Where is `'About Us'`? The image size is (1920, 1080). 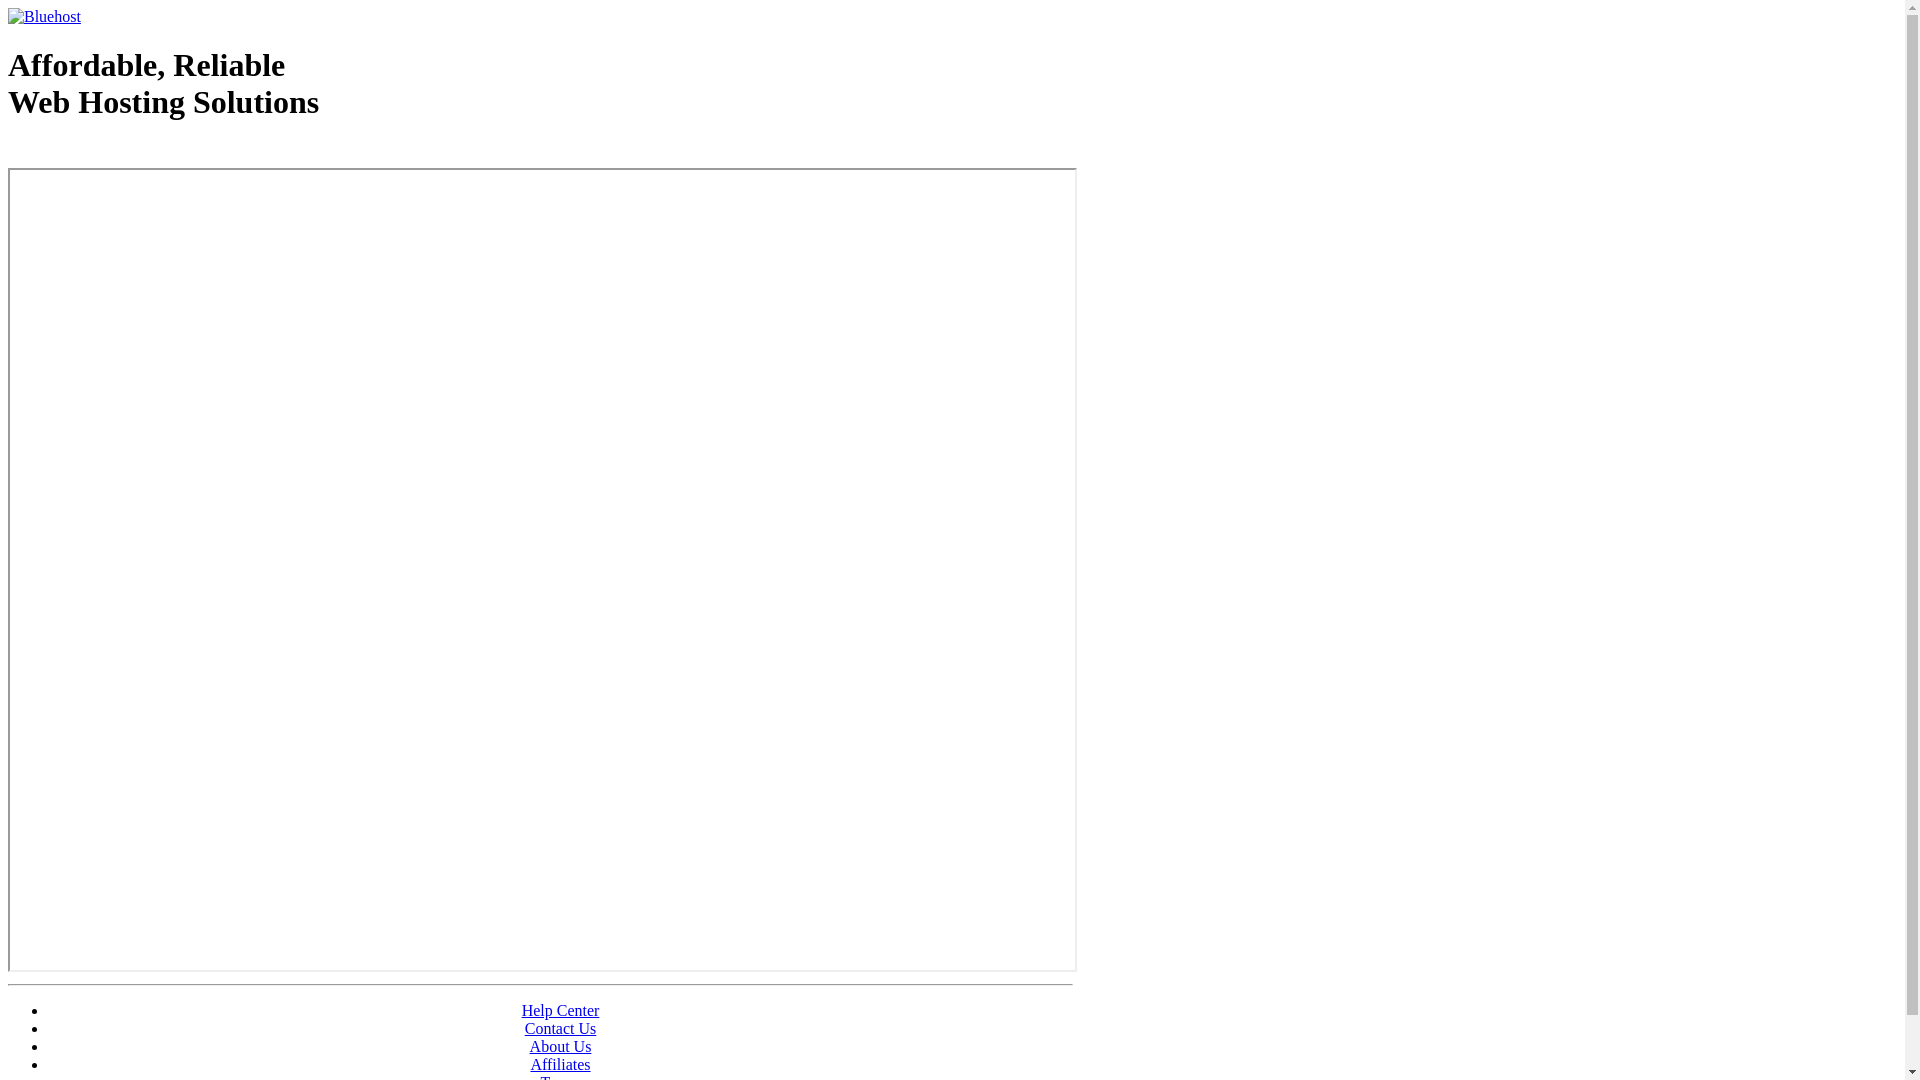
'About Us' is located at coordinates (560, 1045).